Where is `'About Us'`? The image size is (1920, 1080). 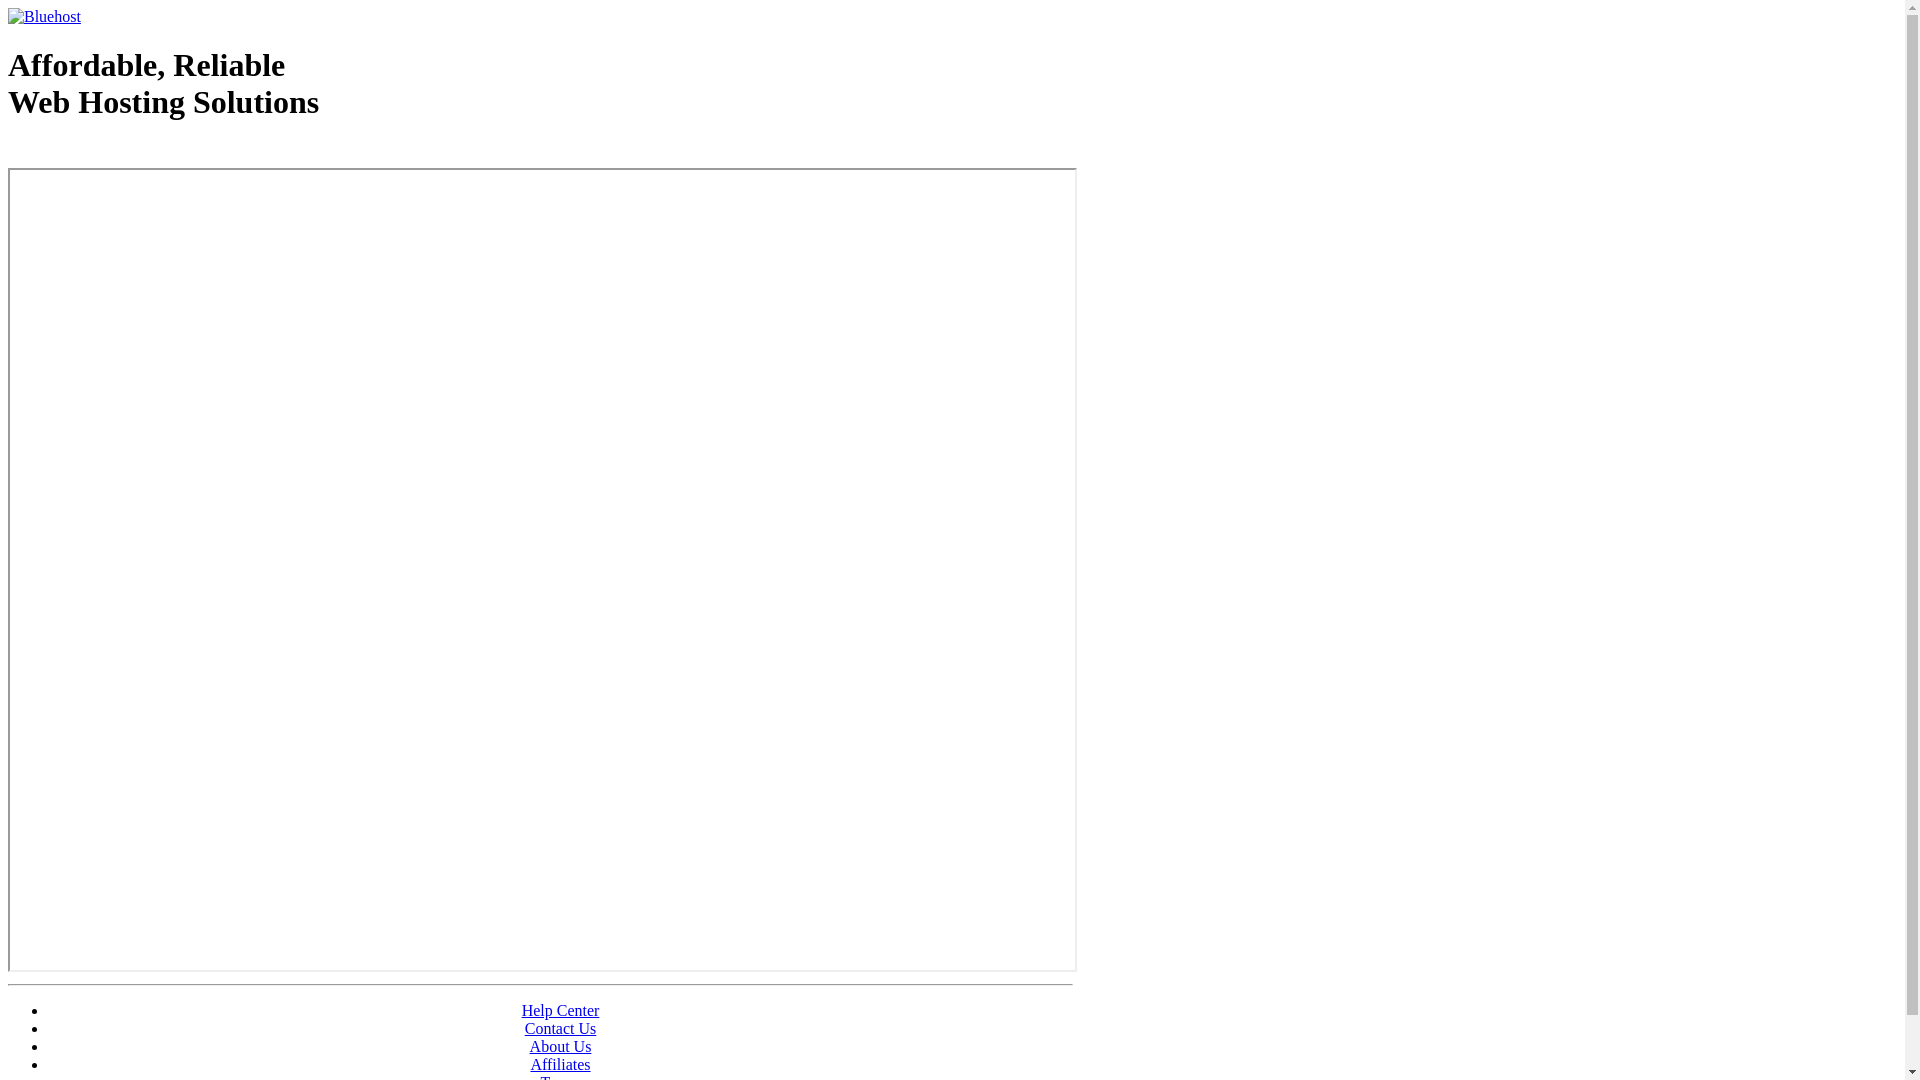
'About Us' is located at coordinates (560, 1045).